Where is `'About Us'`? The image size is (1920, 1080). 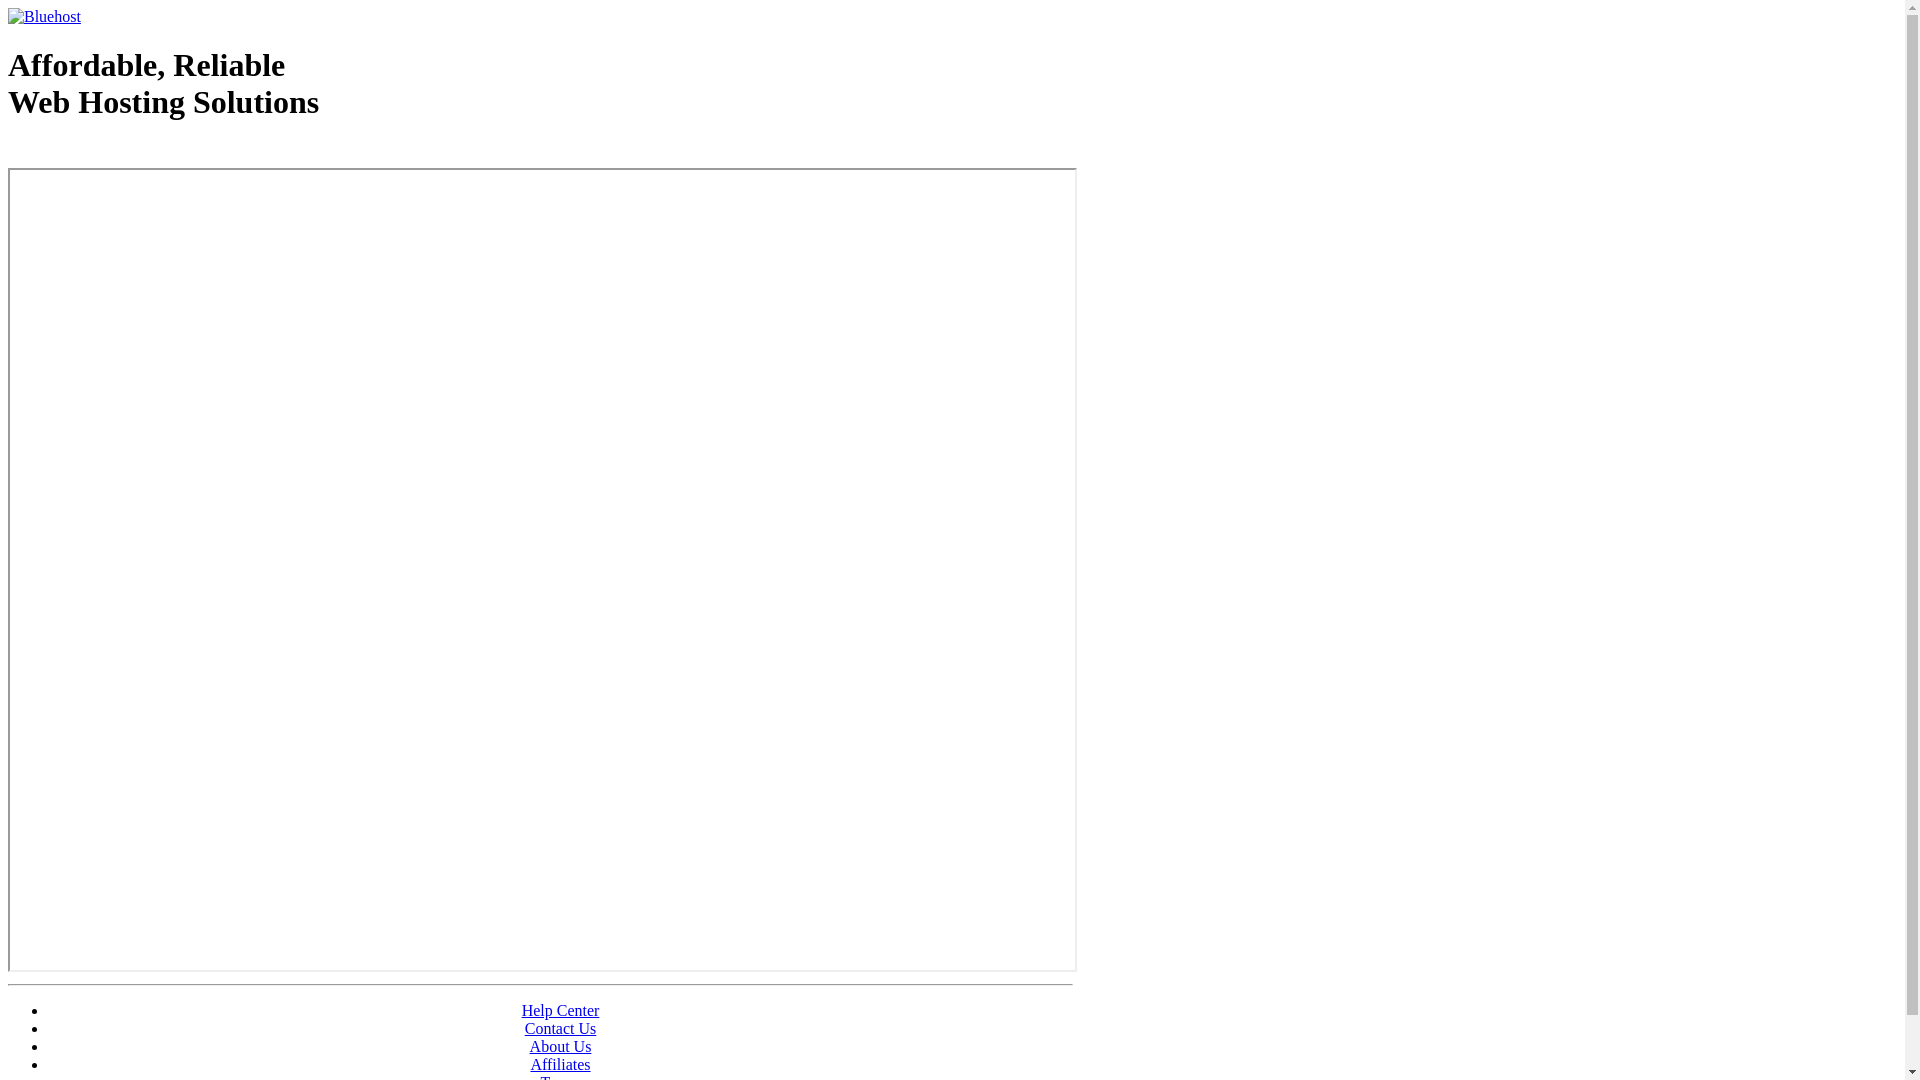
'About Us' is located at coordinates (560, 1045).